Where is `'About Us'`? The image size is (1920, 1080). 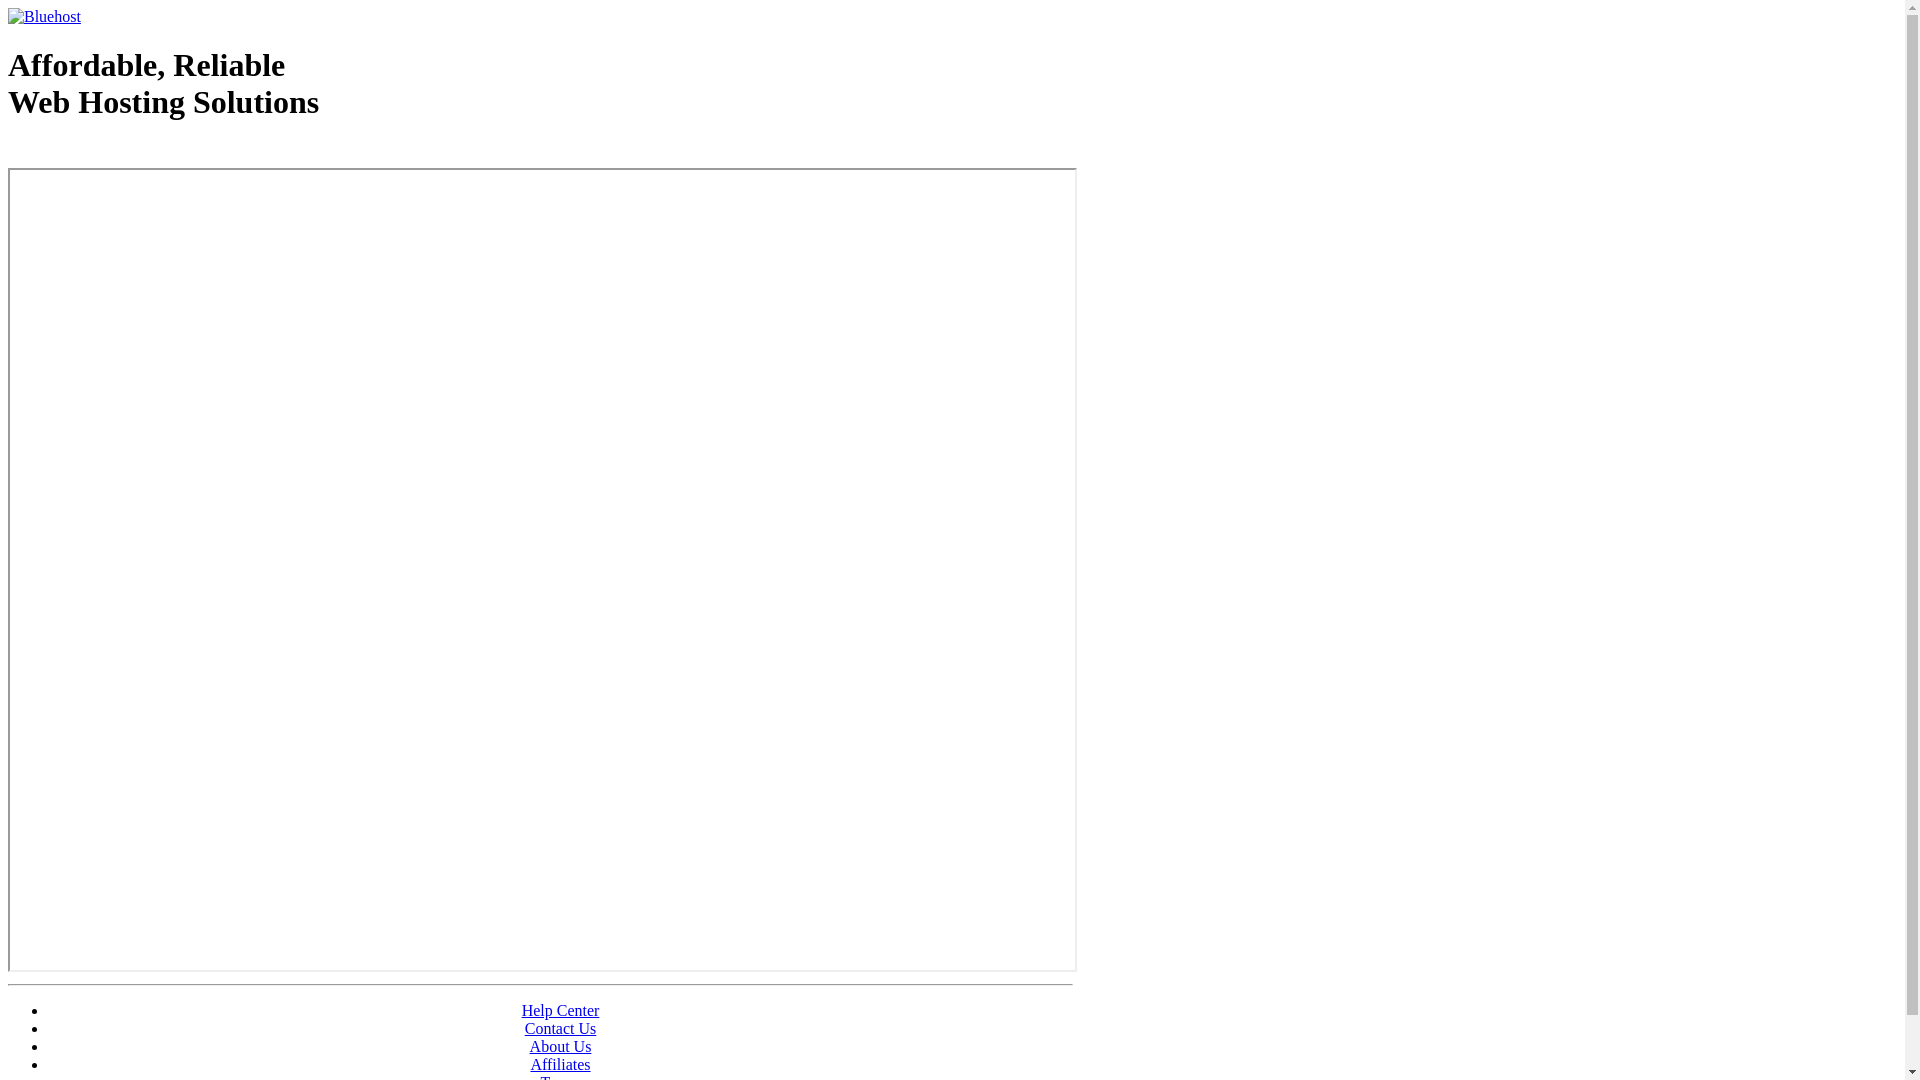
'About Us' is located at coordinates (560, 1045).